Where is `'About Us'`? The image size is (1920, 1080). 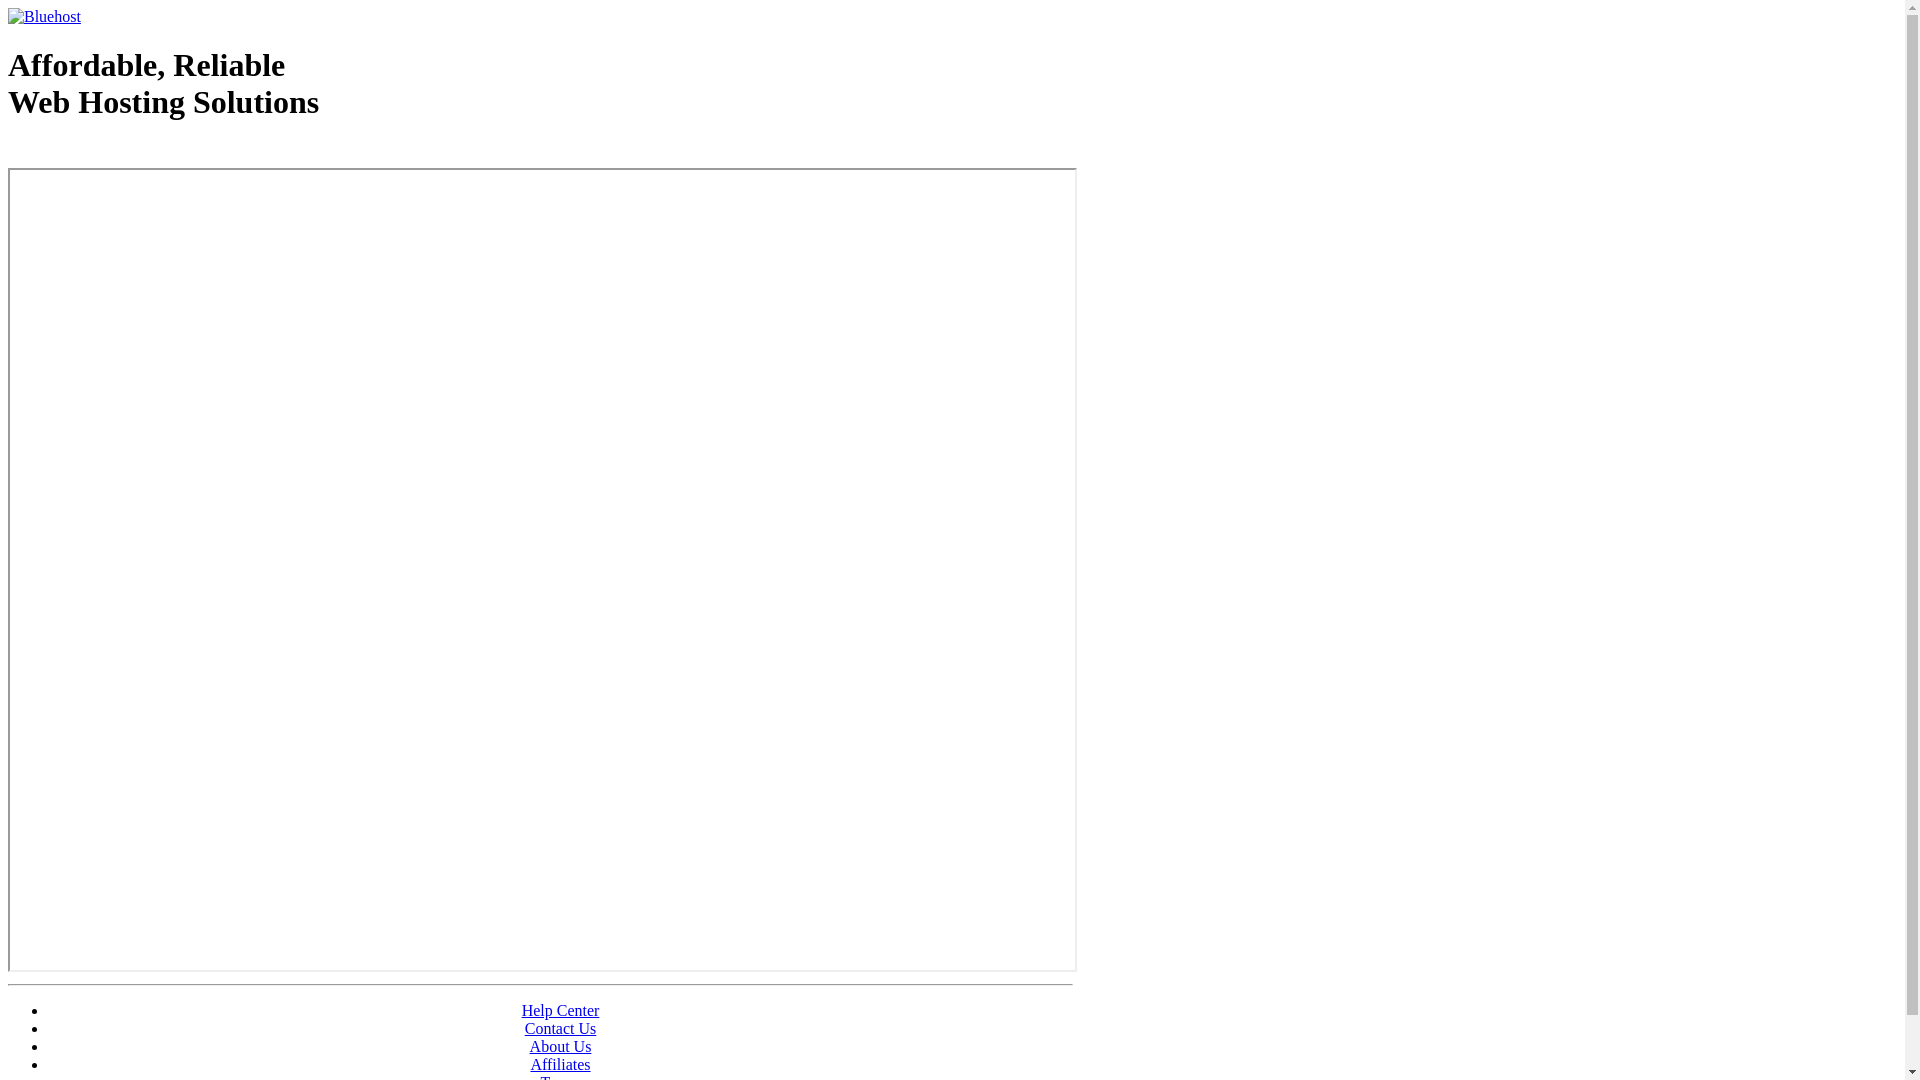
'About Us' is located at coordinates (560, 1045).